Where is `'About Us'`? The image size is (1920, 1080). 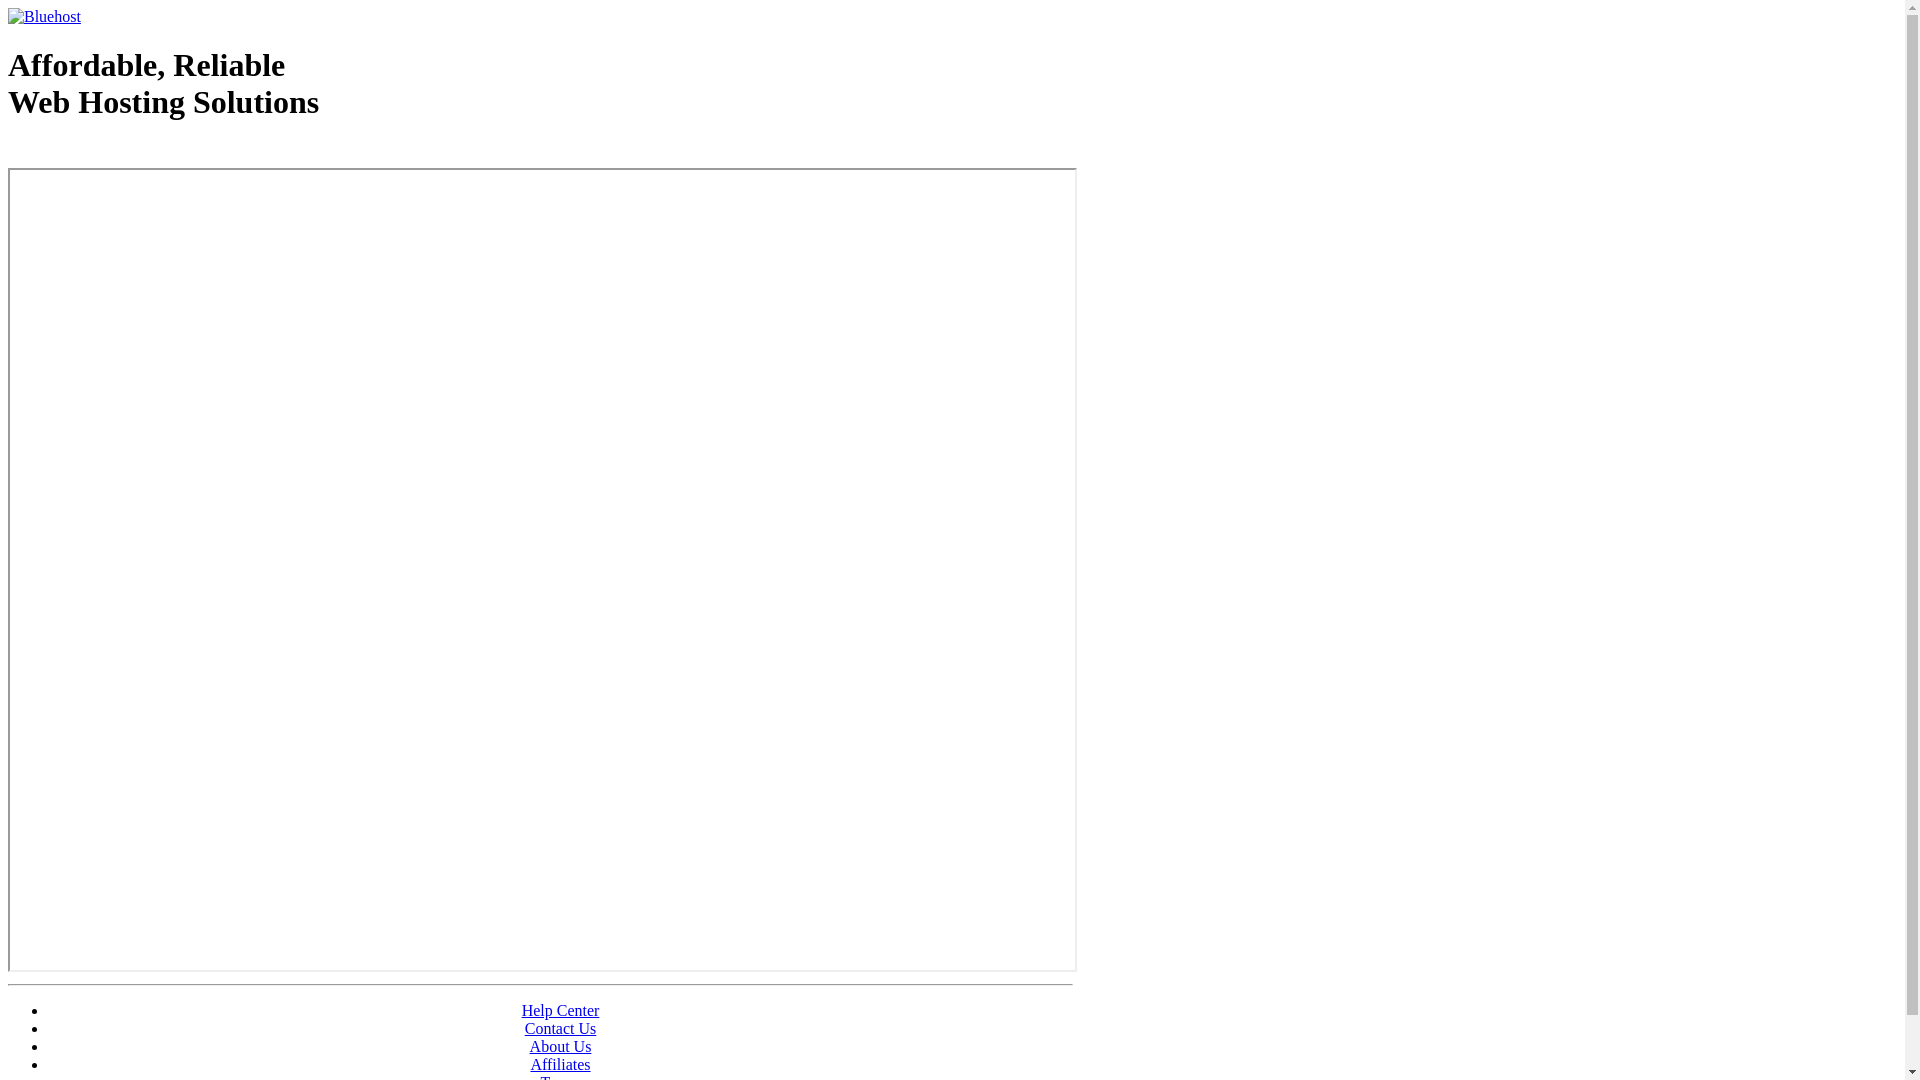
'About Us' is located at coordinates (560, 1045).